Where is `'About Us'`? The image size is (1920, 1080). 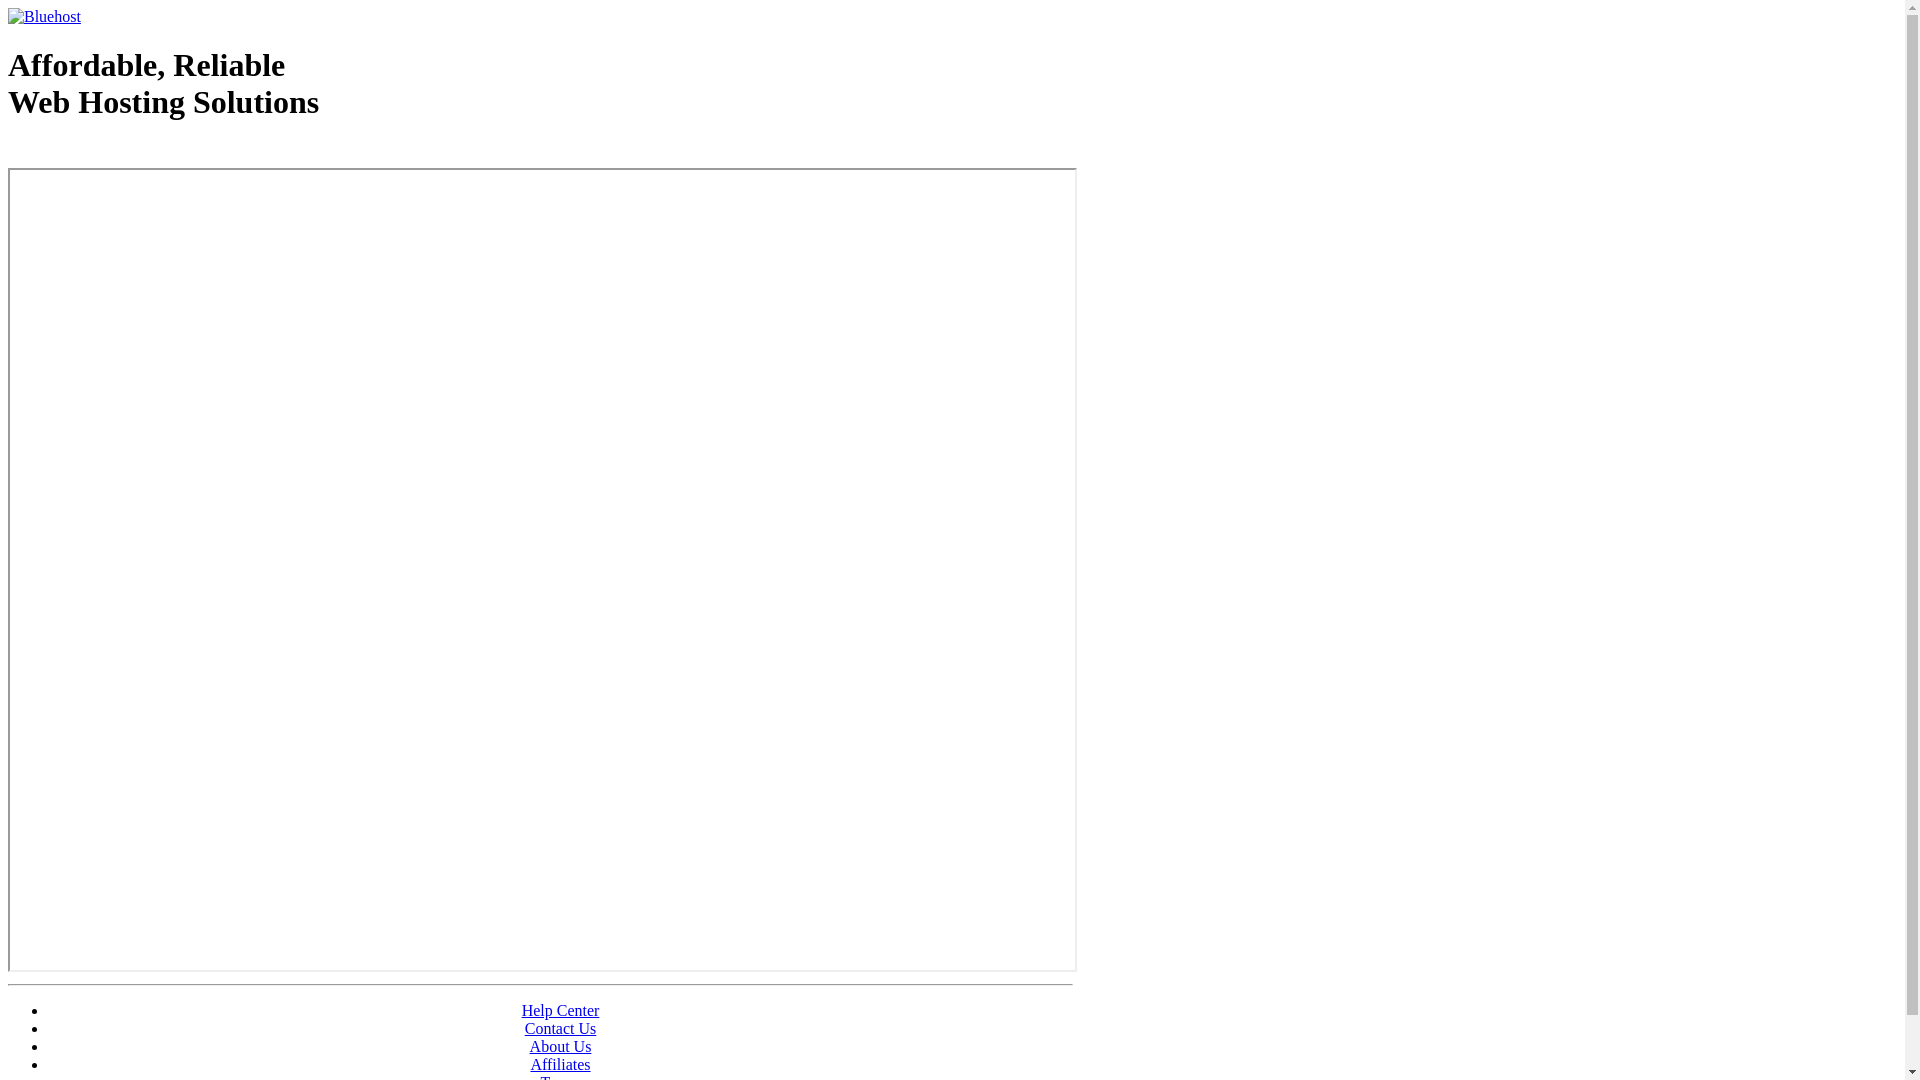
'About Us' is located at coordinates (560, 1045).